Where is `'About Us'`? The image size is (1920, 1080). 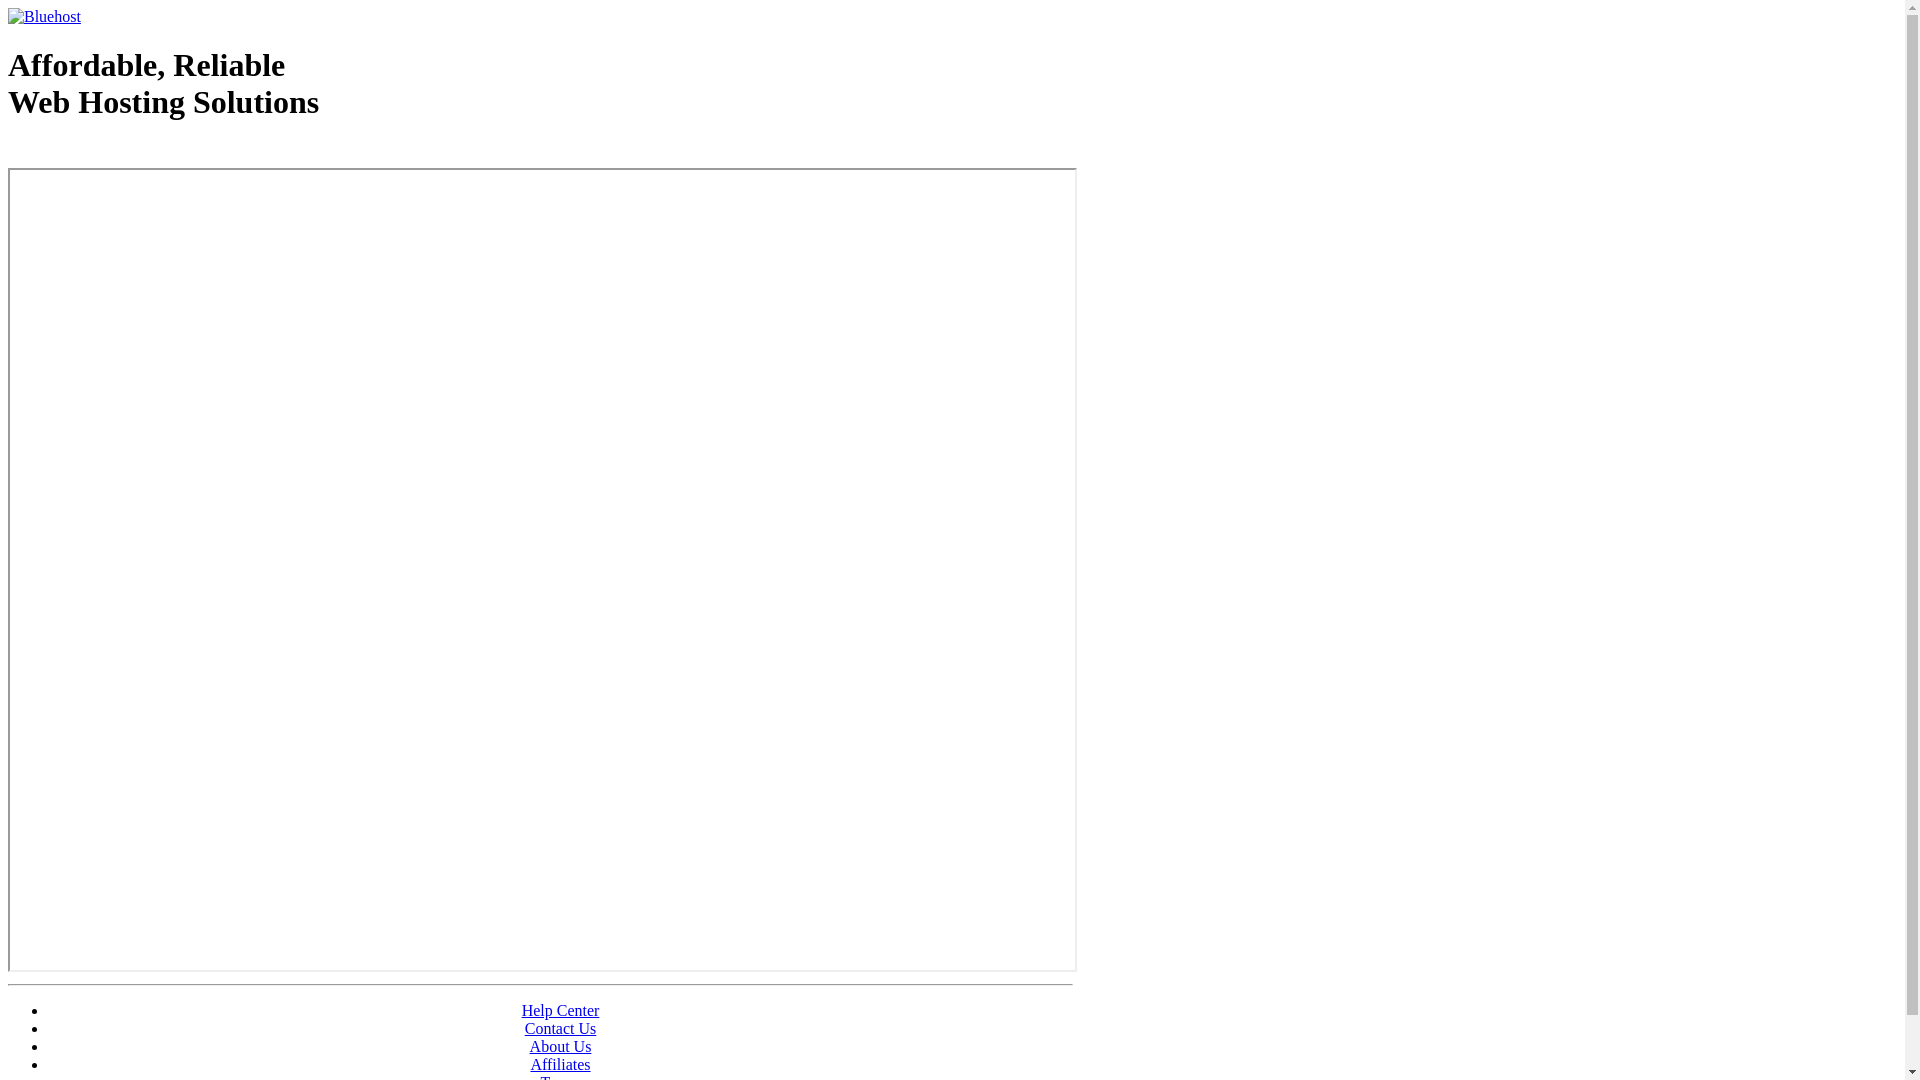
'About Us' is located at coordinates (560, 1045).